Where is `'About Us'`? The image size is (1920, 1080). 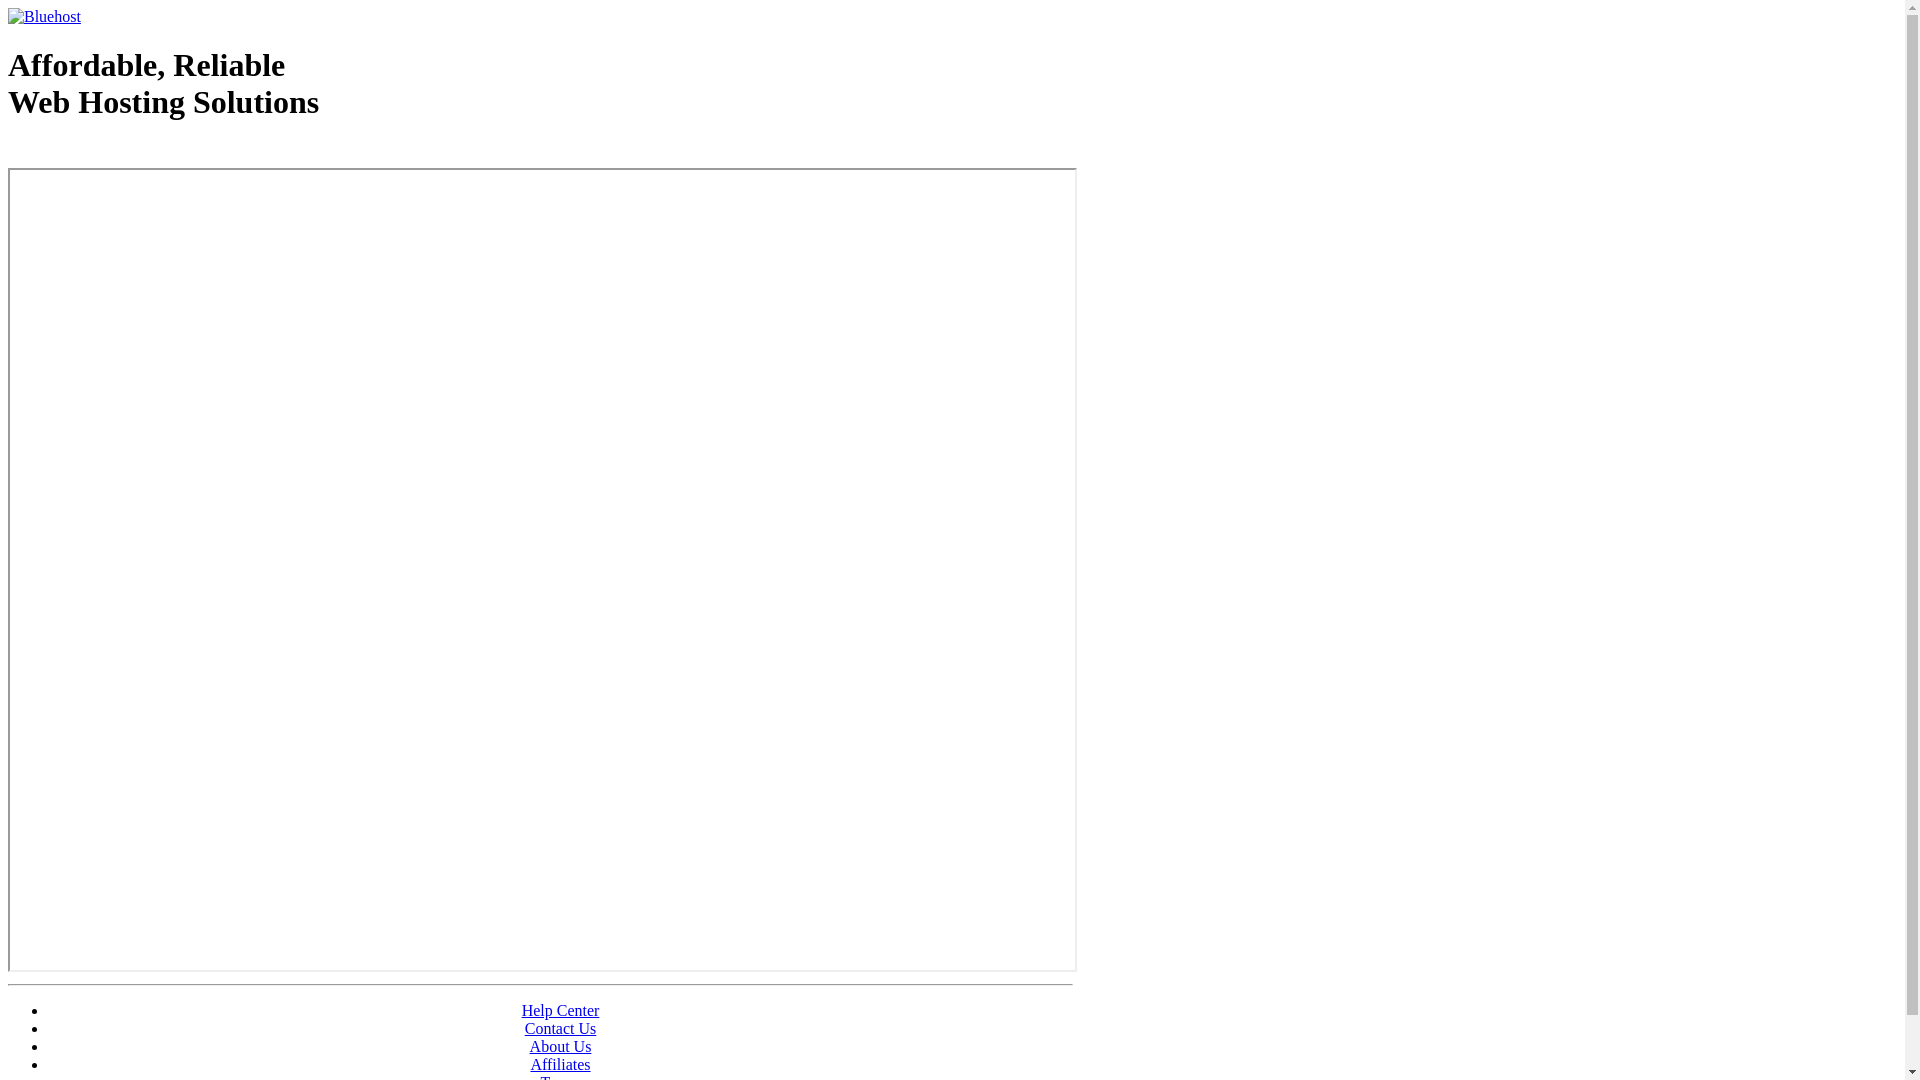
'About Us' is located at coordinates (560, 1045).